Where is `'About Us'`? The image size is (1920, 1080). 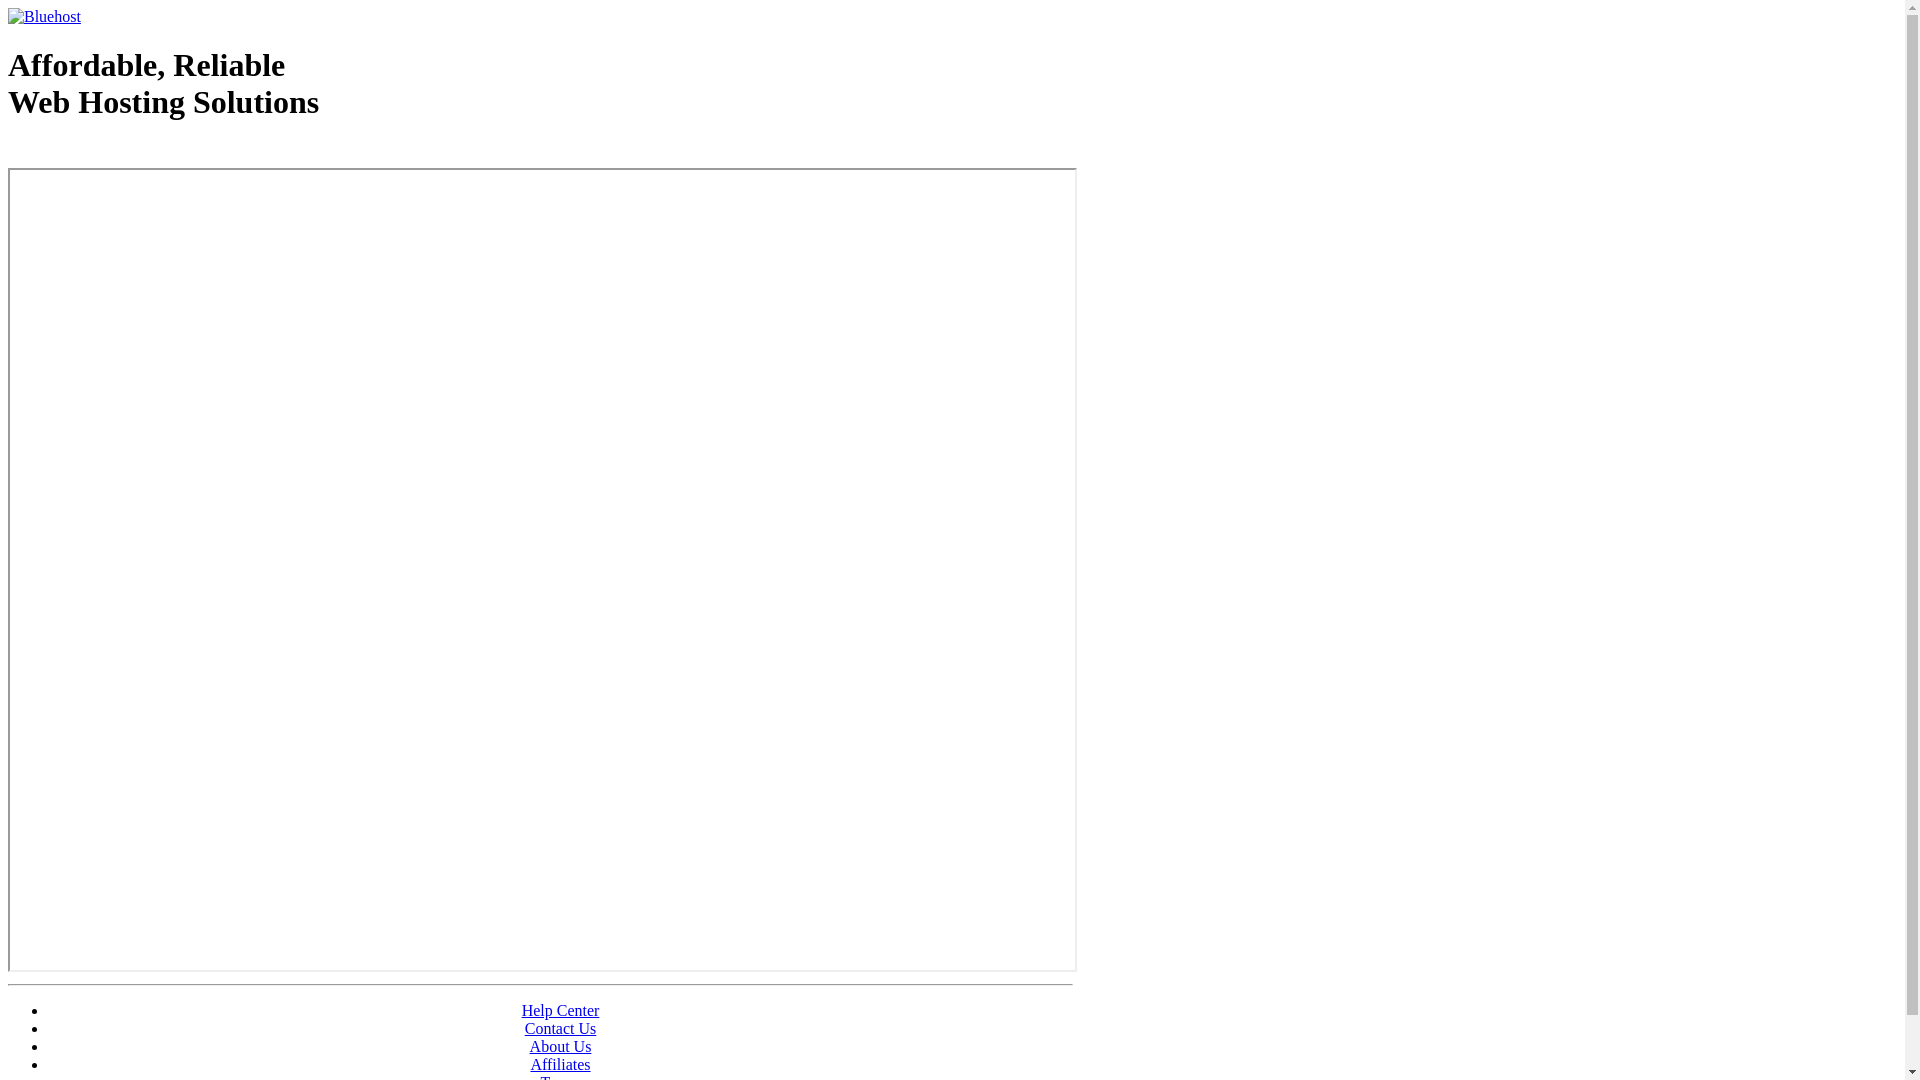
'About Us' is located at coordinates (560, 1045).